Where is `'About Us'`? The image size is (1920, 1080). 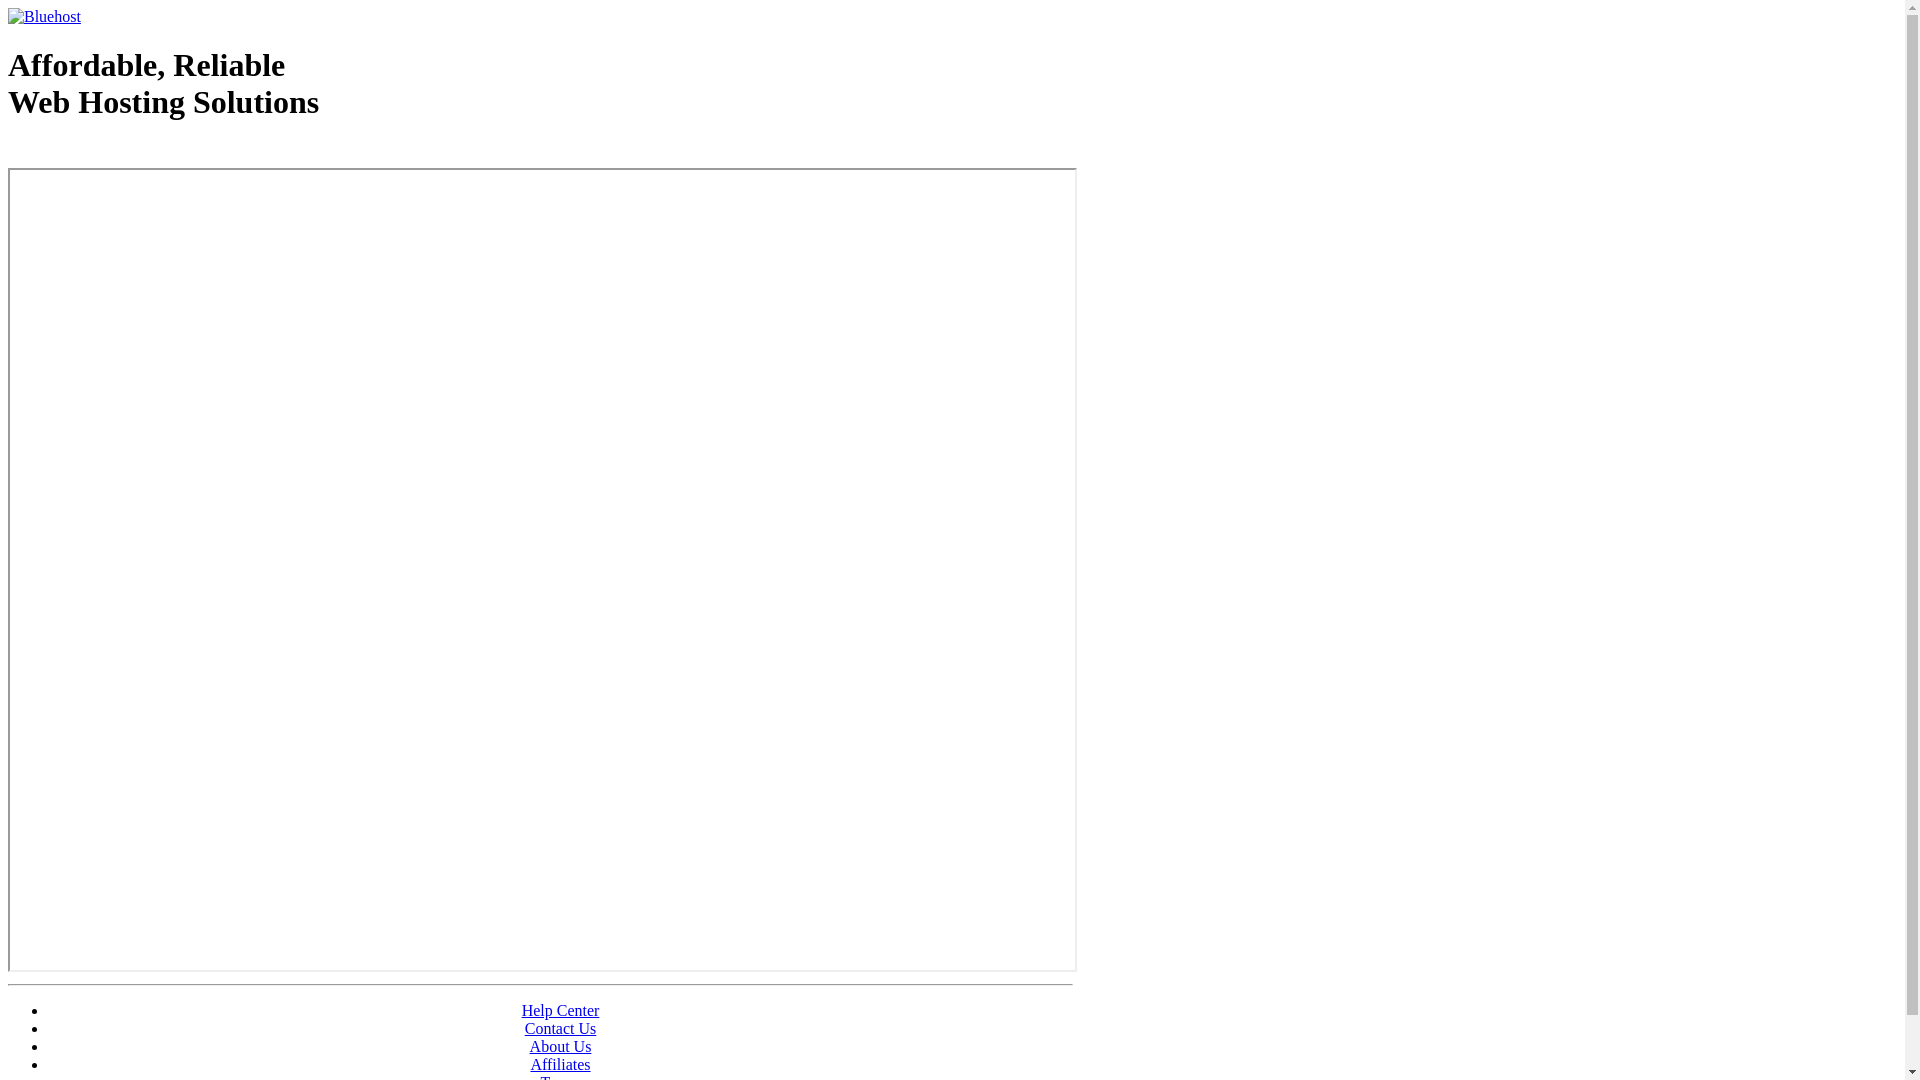
'About Us' is located at coordinates (560, 1045).